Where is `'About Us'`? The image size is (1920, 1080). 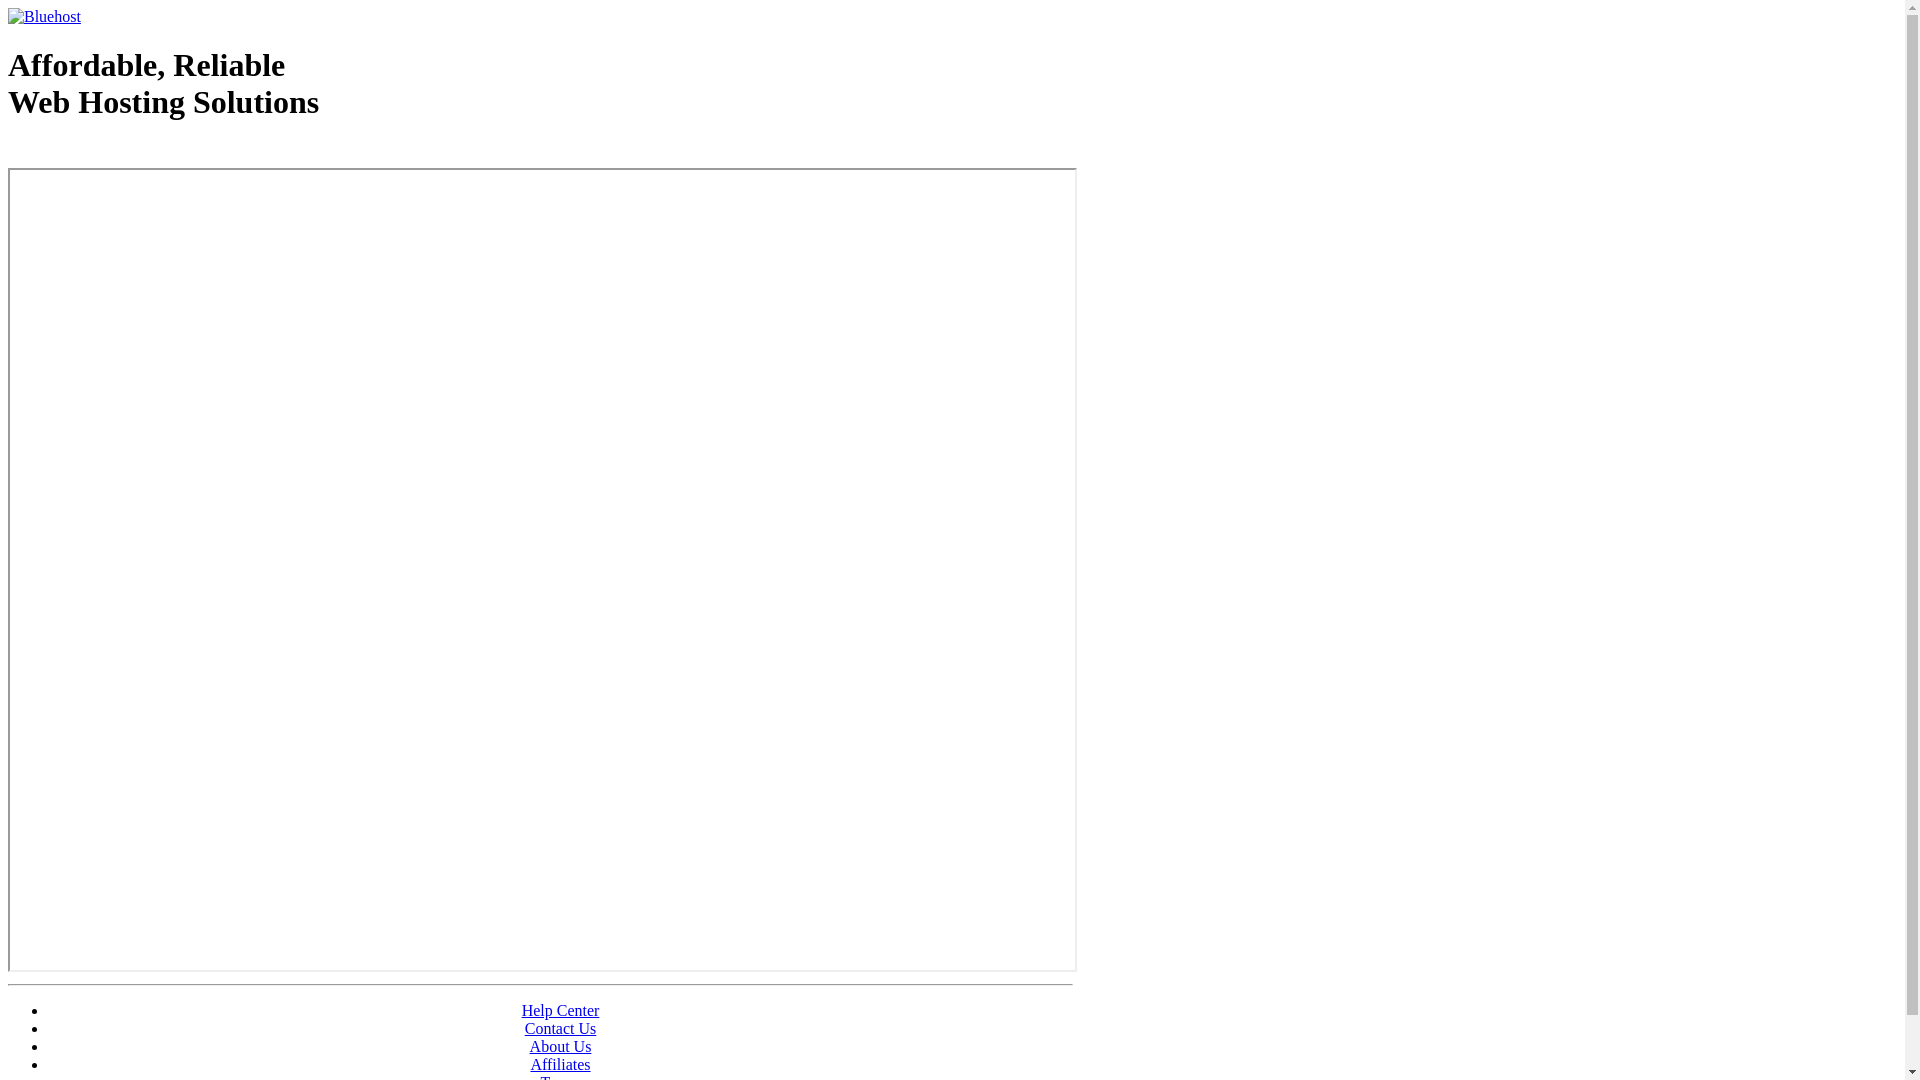
'About Us' is located at coordinates (560, 1045).